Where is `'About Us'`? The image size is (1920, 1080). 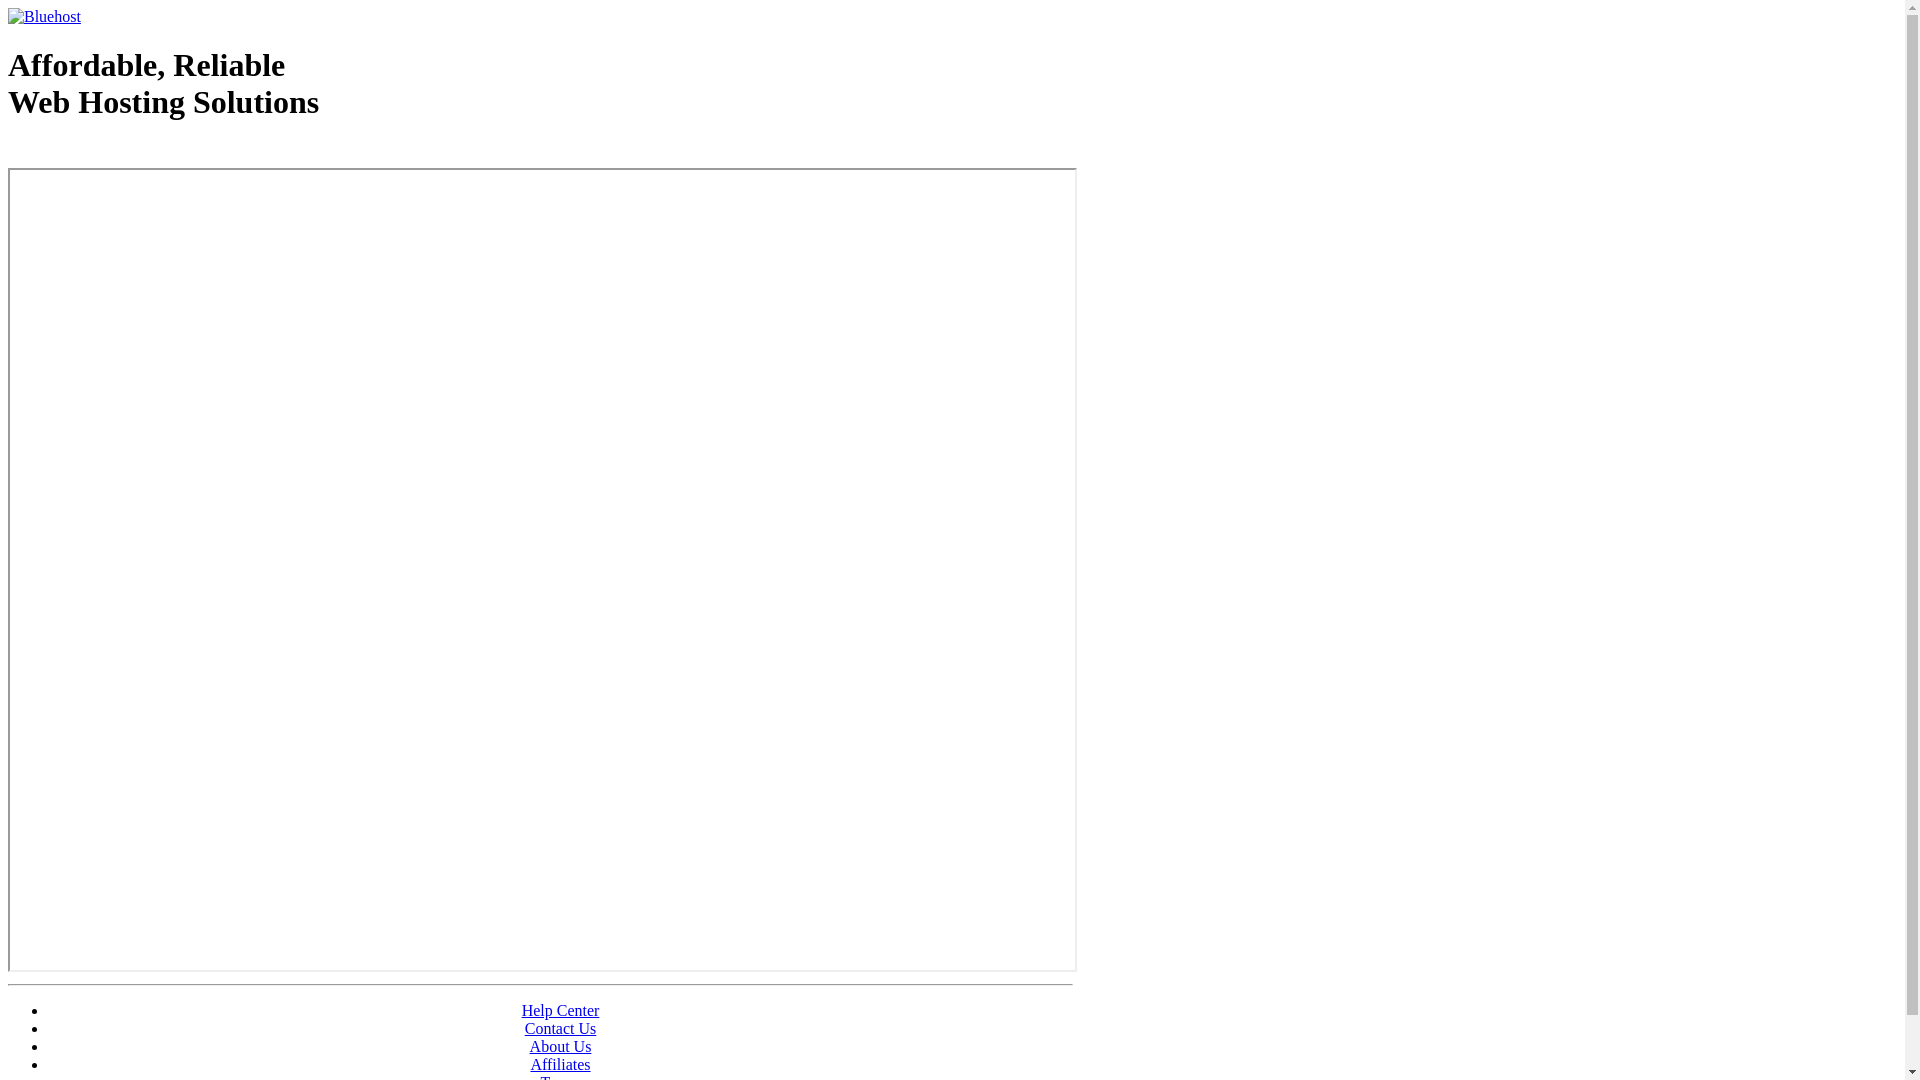
'About Us' is located at coordinates (560, 1045).